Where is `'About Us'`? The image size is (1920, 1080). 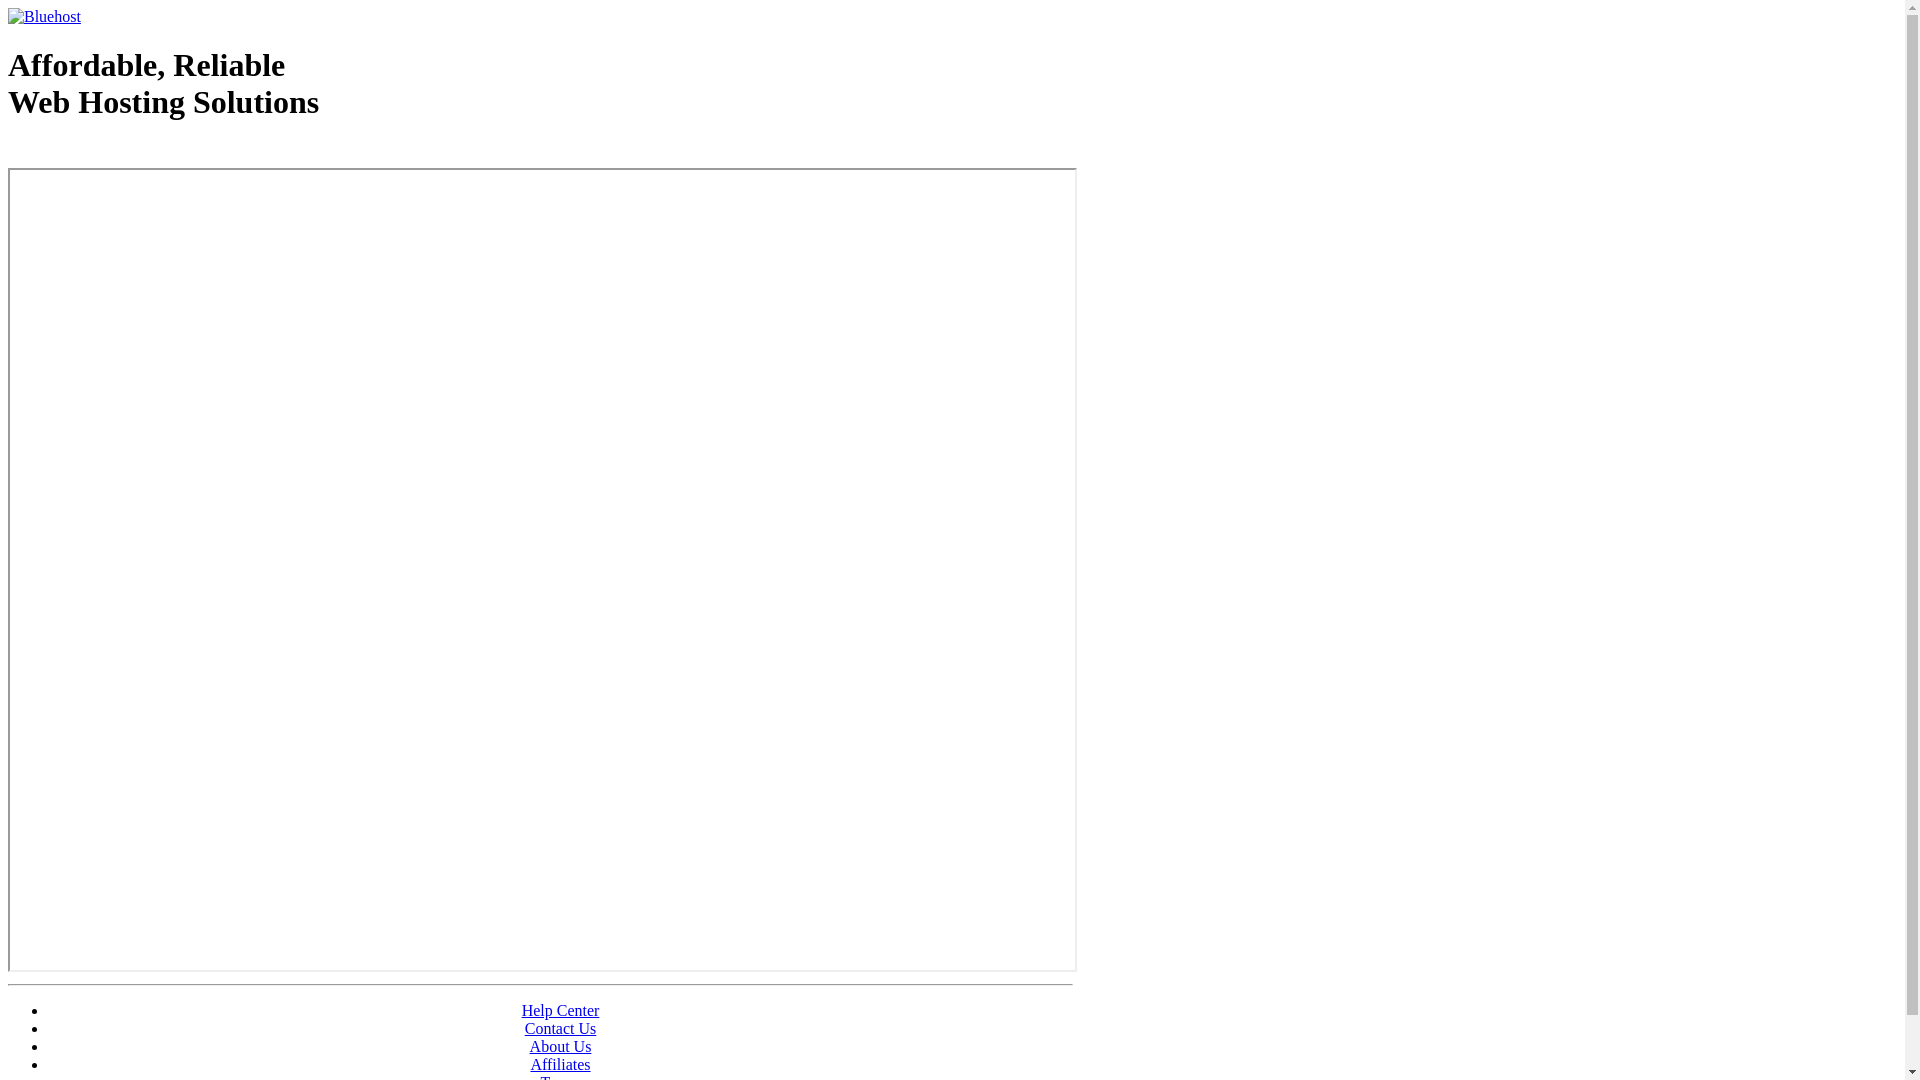
'About Us' is located at coordinates (560, 1045).